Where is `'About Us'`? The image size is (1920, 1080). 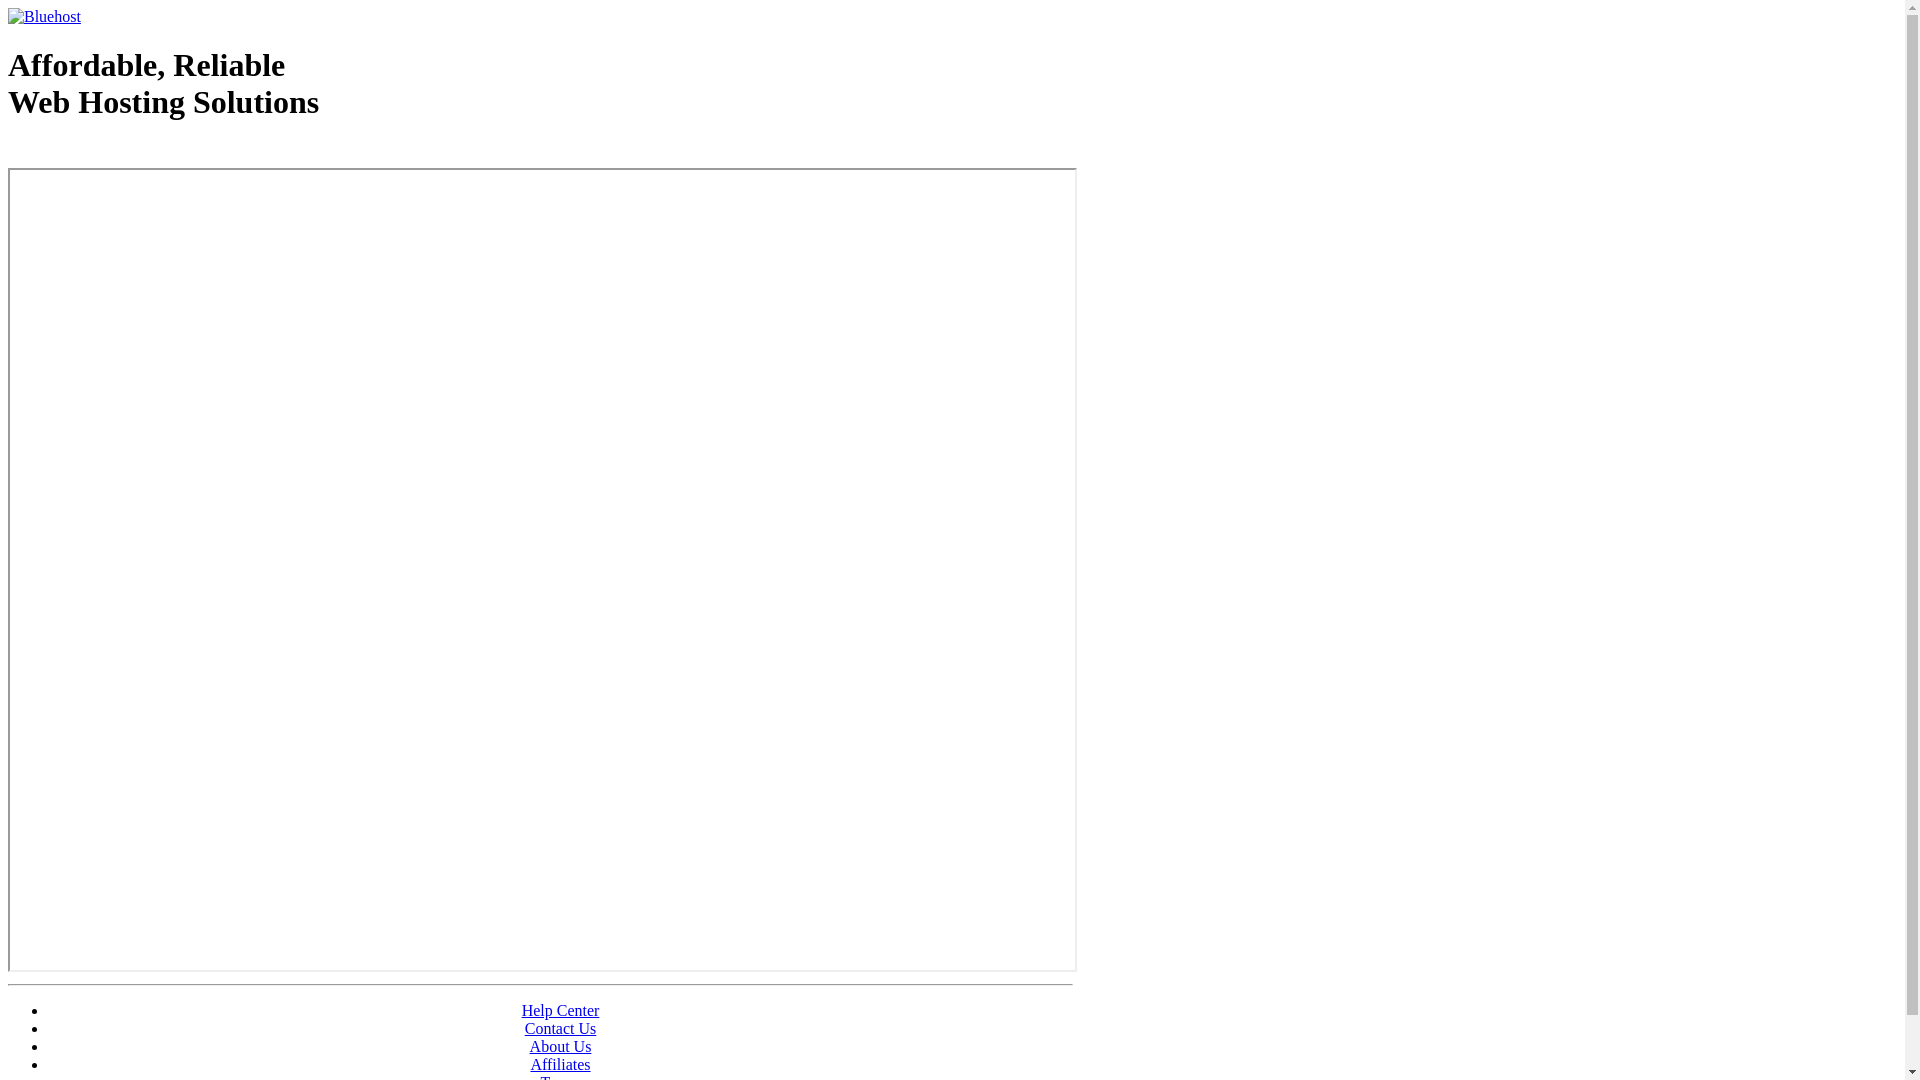
'About Us' is located at coordinates (560, 1045).